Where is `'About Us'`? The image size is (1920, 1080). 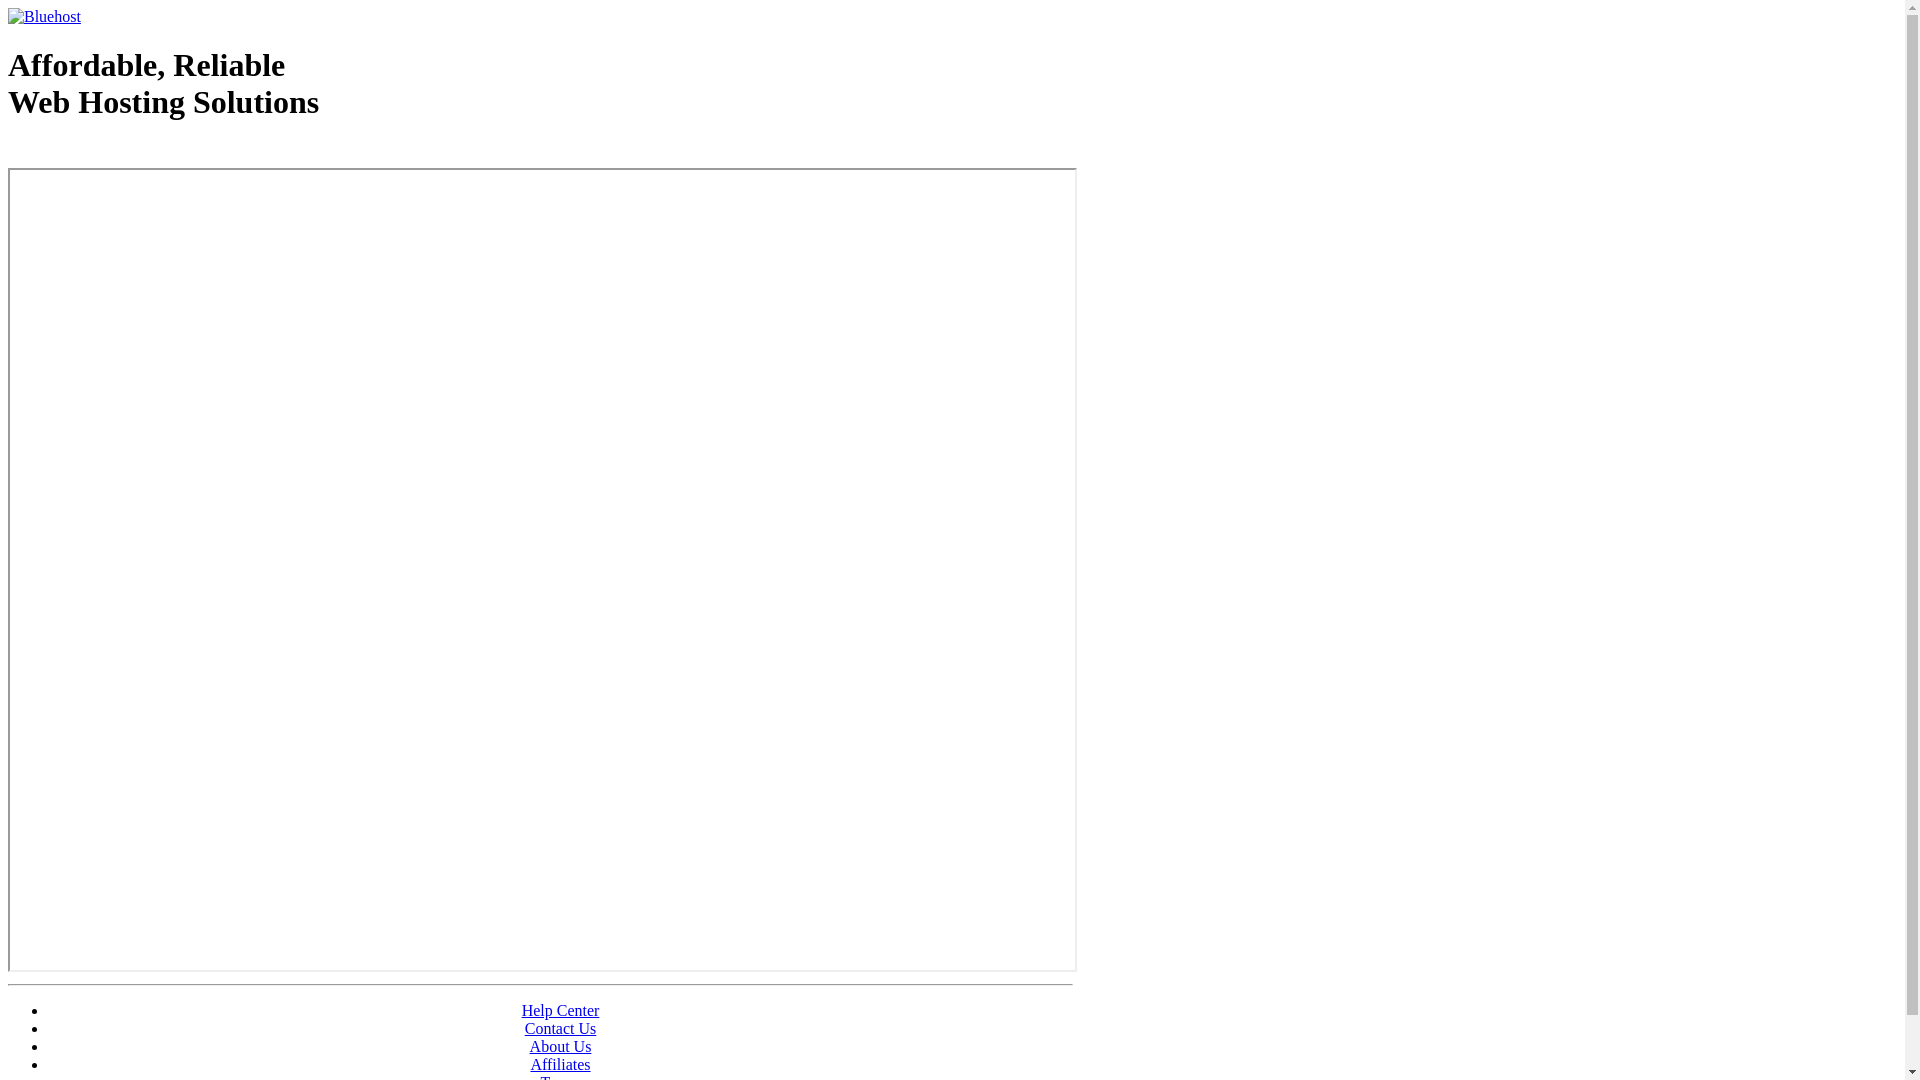
'About Us' is located at coordinates (560, 1045).